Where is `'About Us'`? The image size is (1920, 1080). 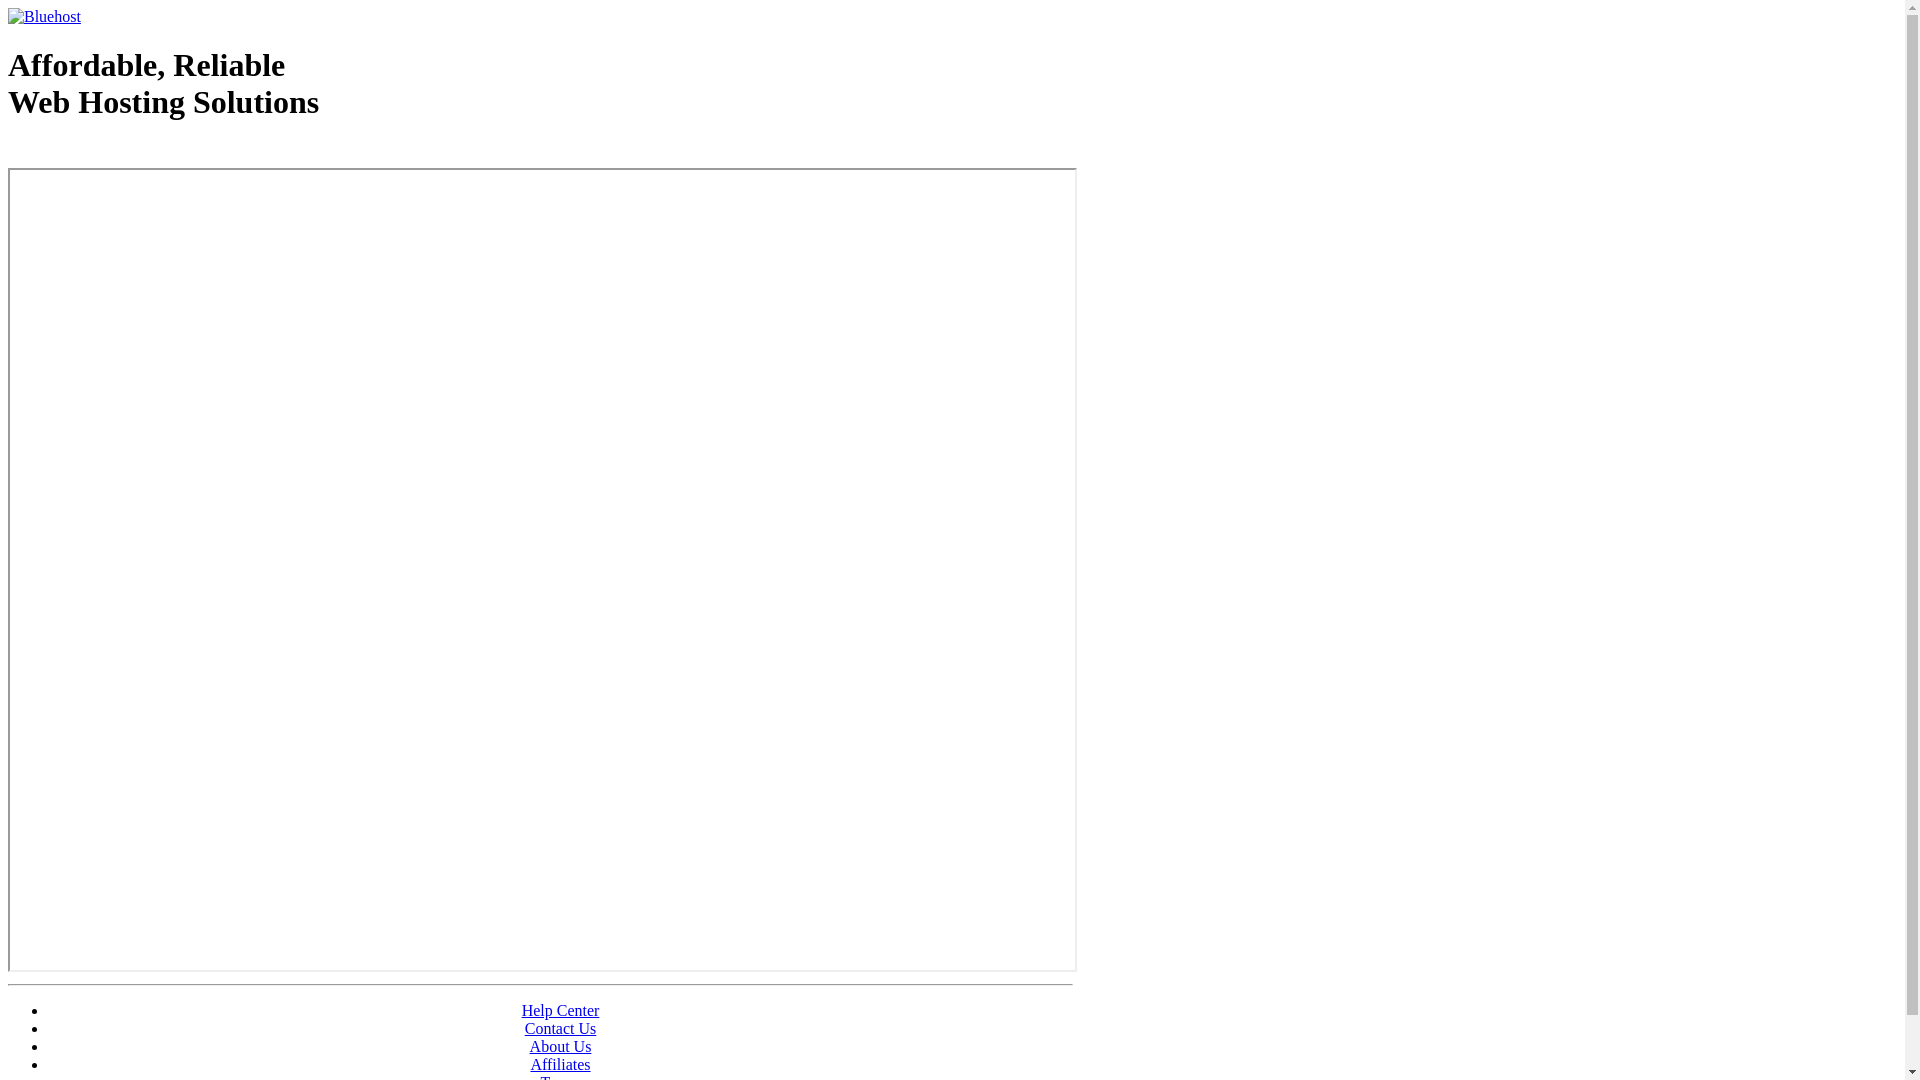
'About Us' is located at coordinates (560, 1045).